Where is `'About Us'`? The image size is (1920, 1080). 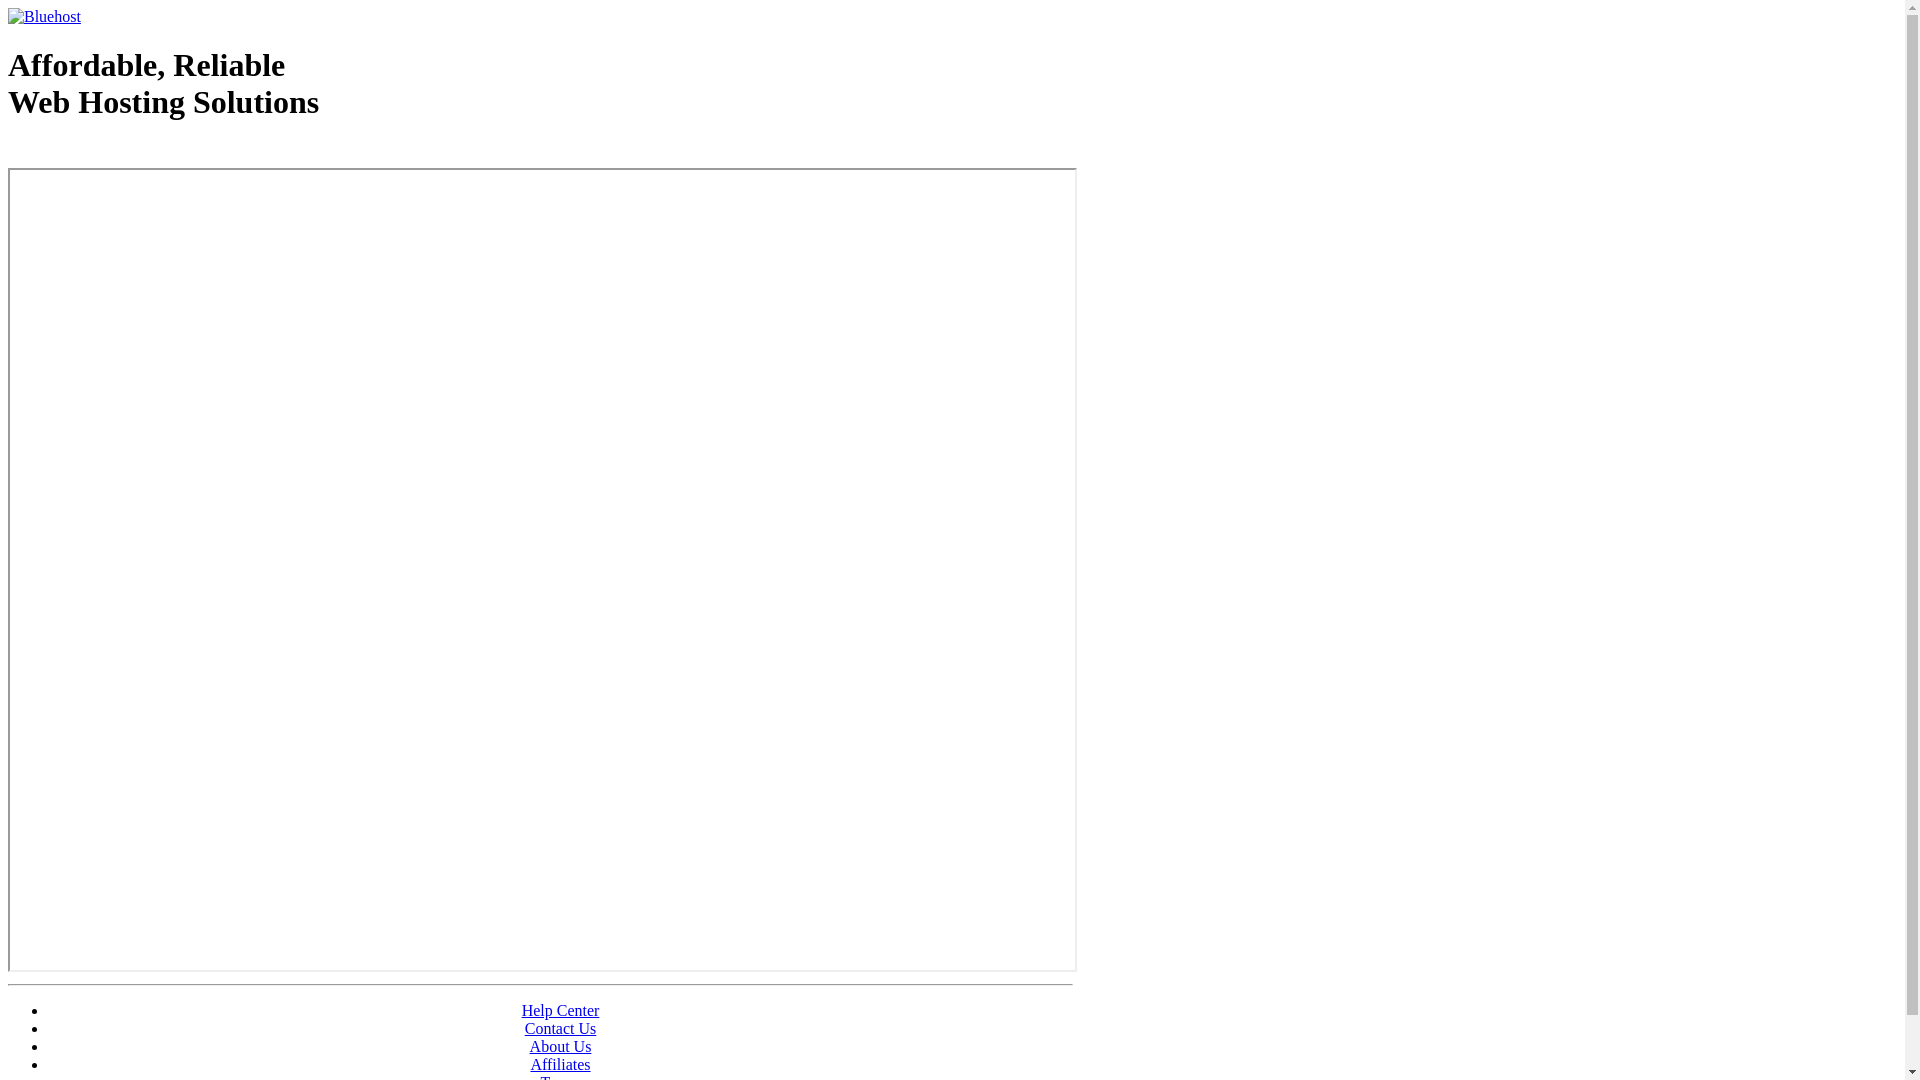
'About Us' is located at coordinates (560, 1045).